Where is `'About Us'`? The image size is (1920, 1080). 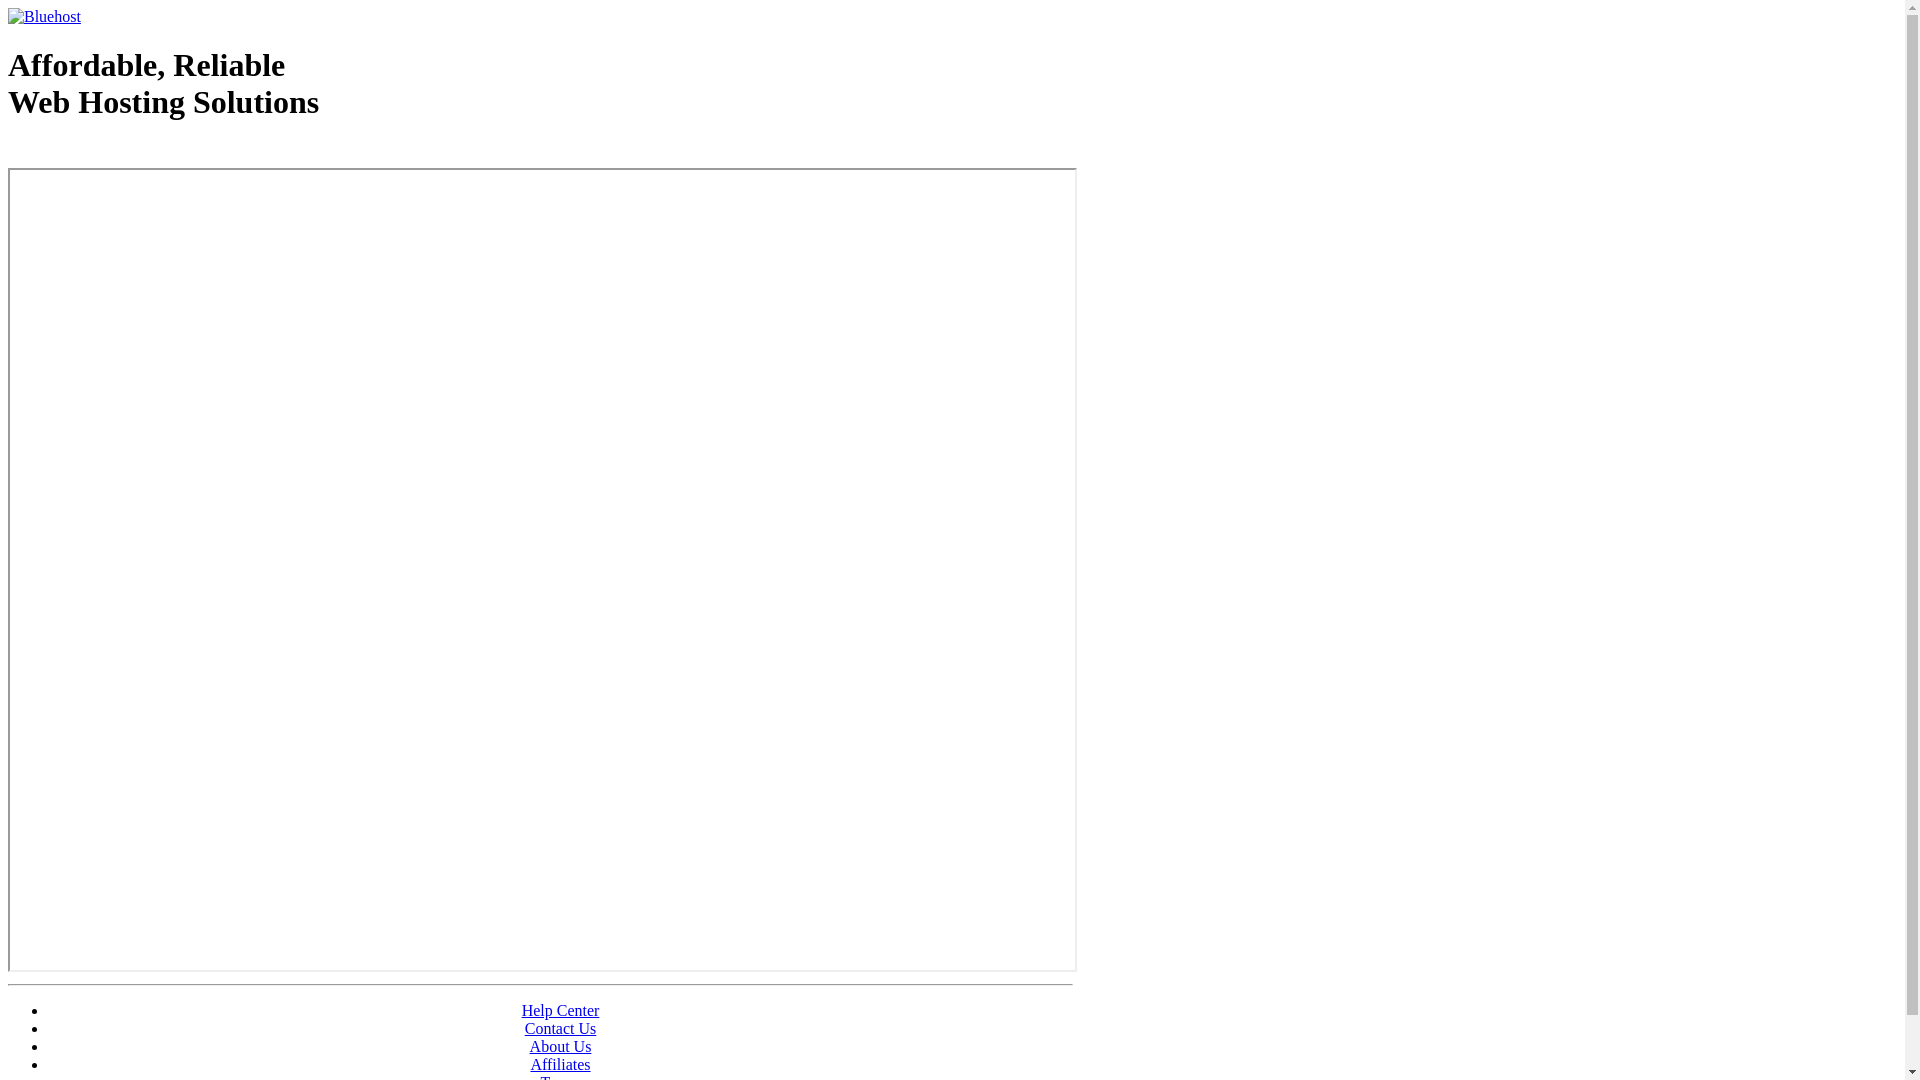
'About Us' is located at coordinates (560, 1045).